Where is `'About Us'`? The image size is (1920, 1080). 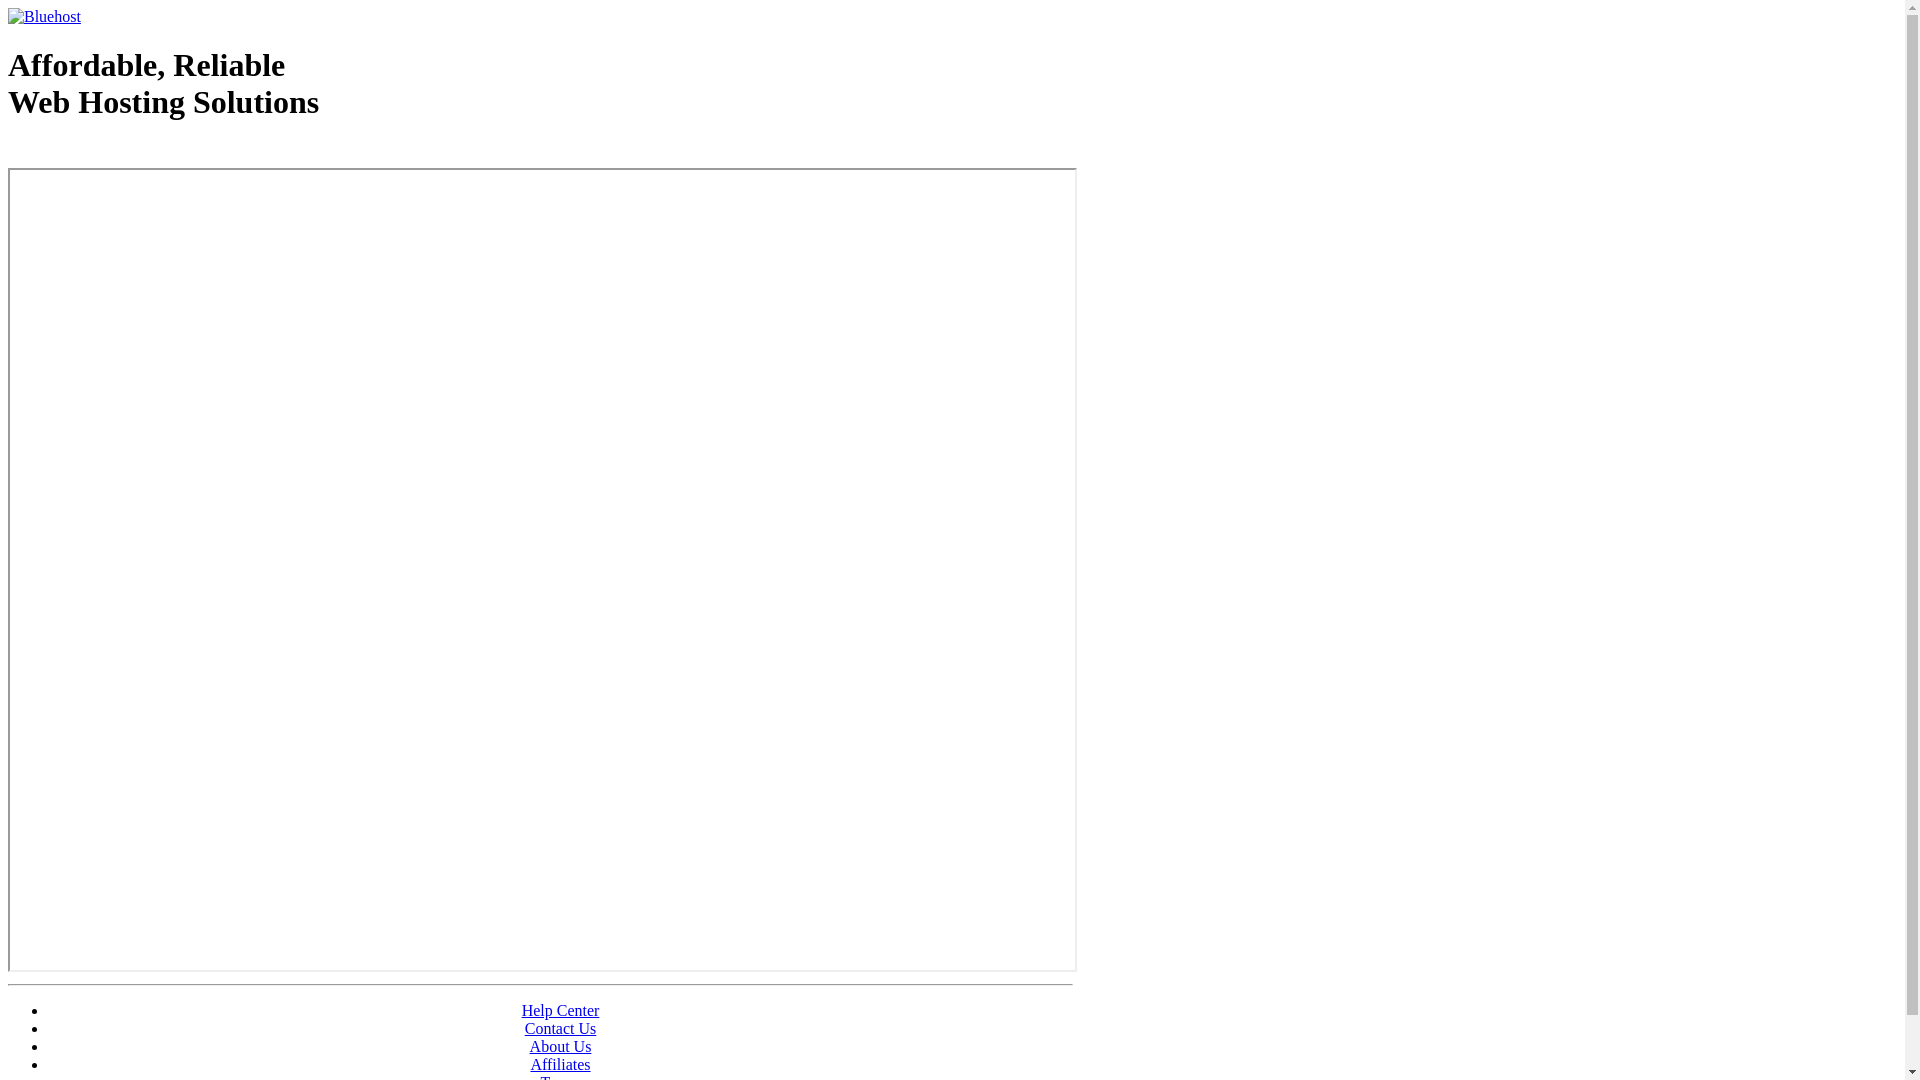
'About Us' is located at coordinates (560, 1045).